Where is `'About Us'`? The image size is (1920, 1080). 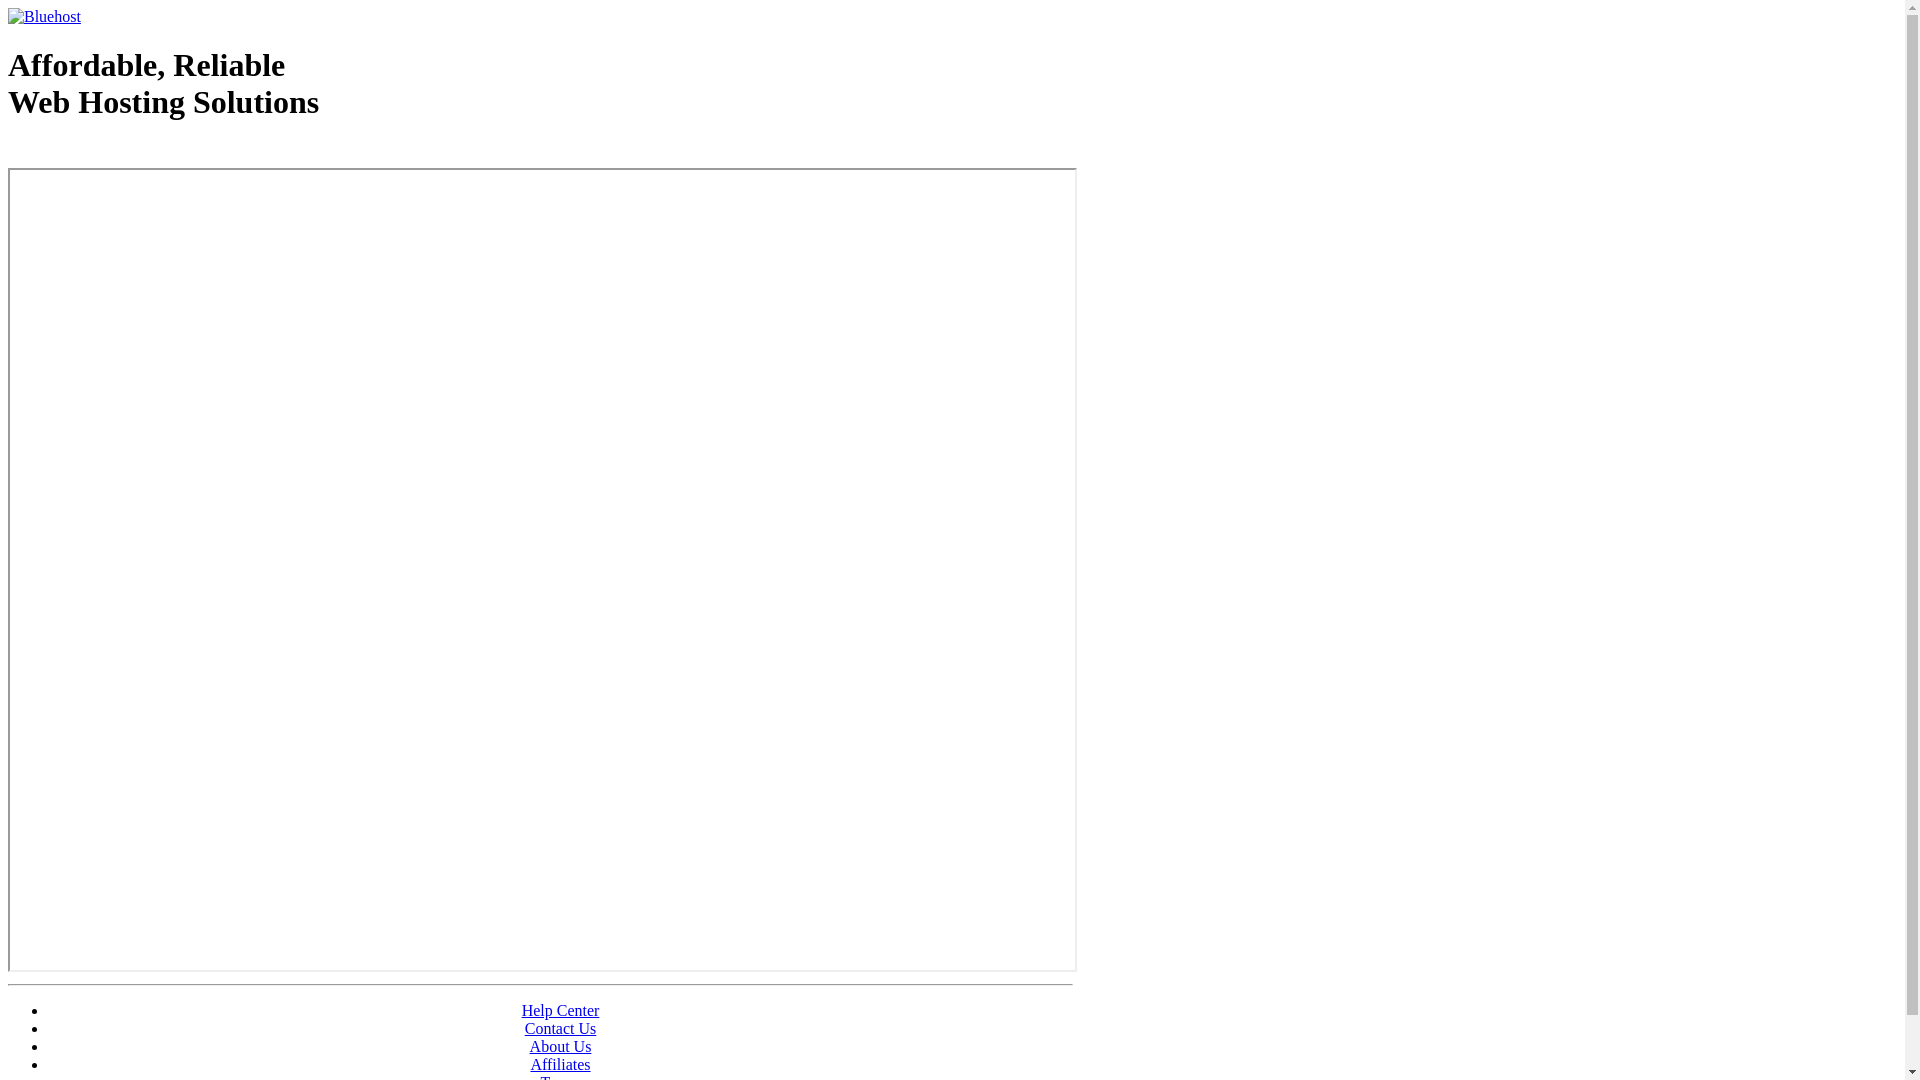
'About Us' is located at coordinates (560, 1045).